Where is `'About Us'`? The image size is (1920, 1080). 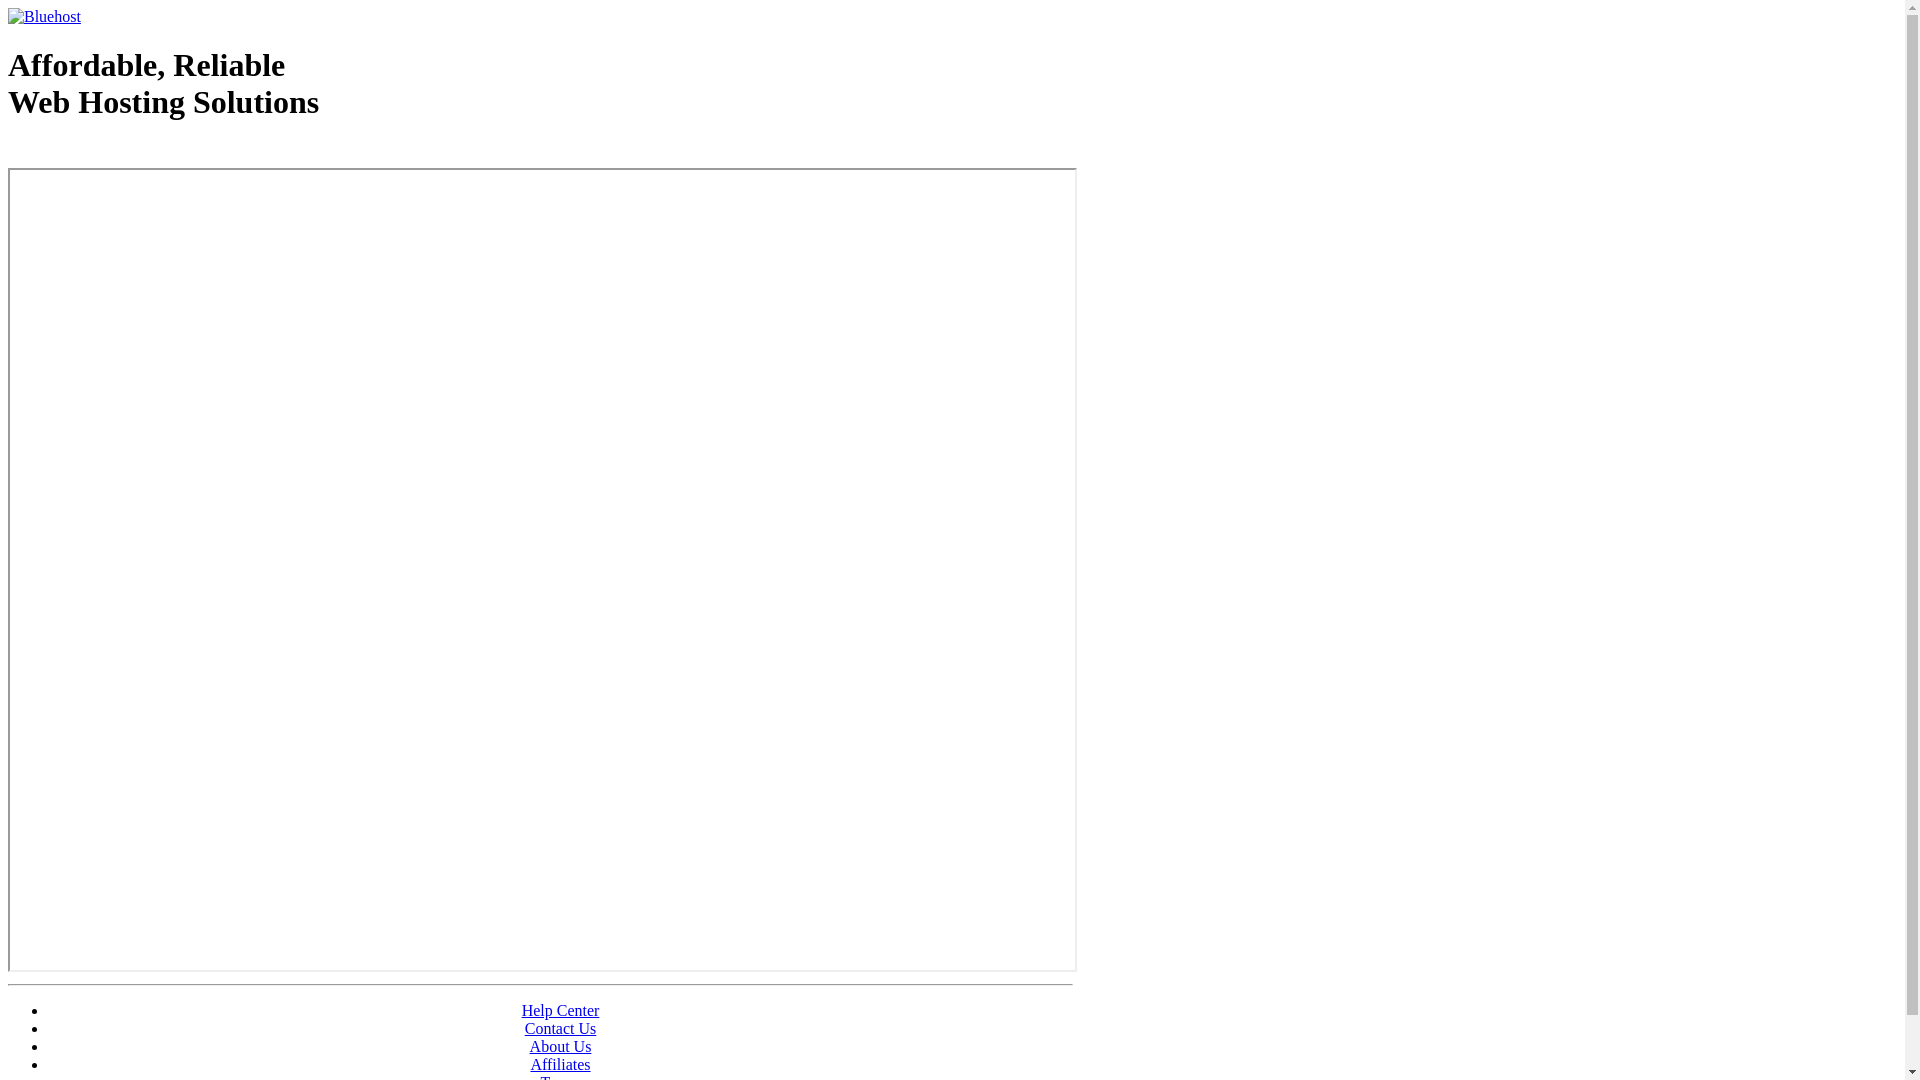
'About Us' is located at coordinates (560, 1045).